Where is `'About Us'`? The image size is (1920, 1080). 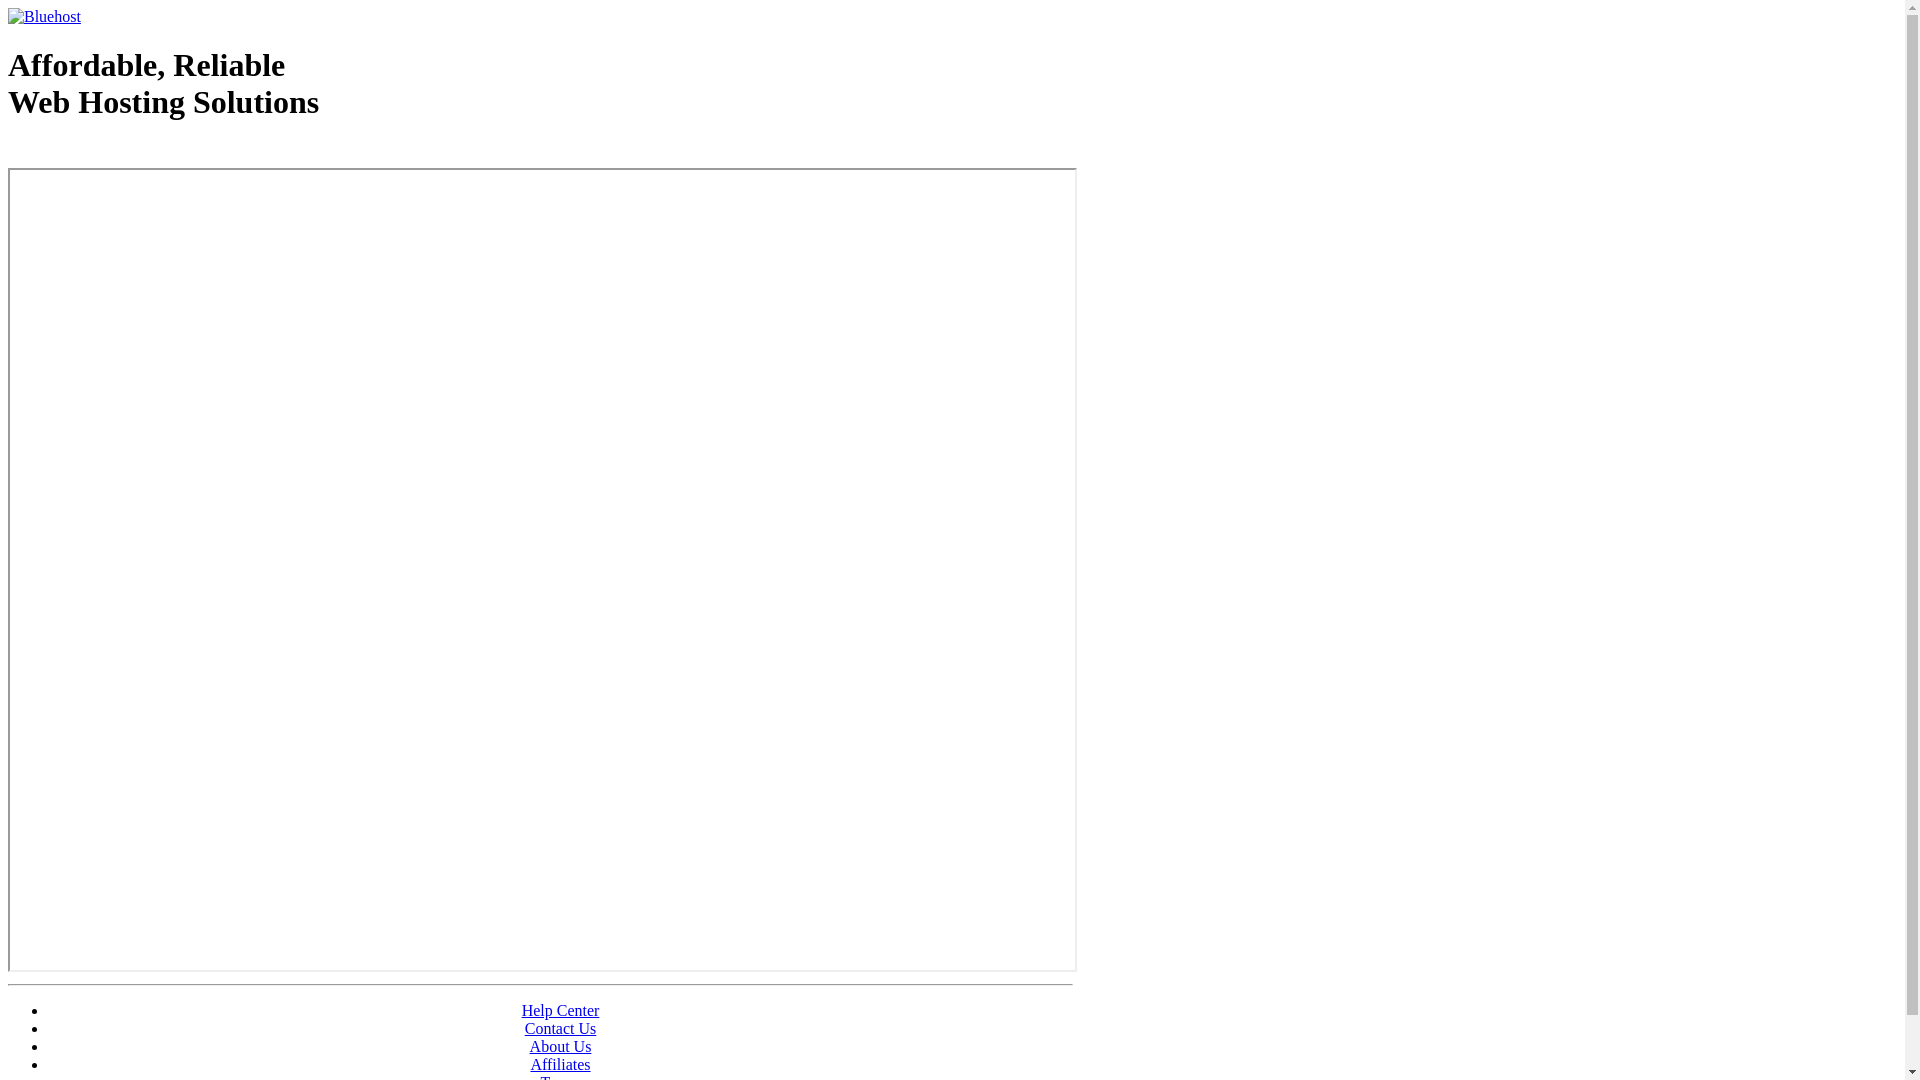
'About Us' is located at coordinates (560, 1045).